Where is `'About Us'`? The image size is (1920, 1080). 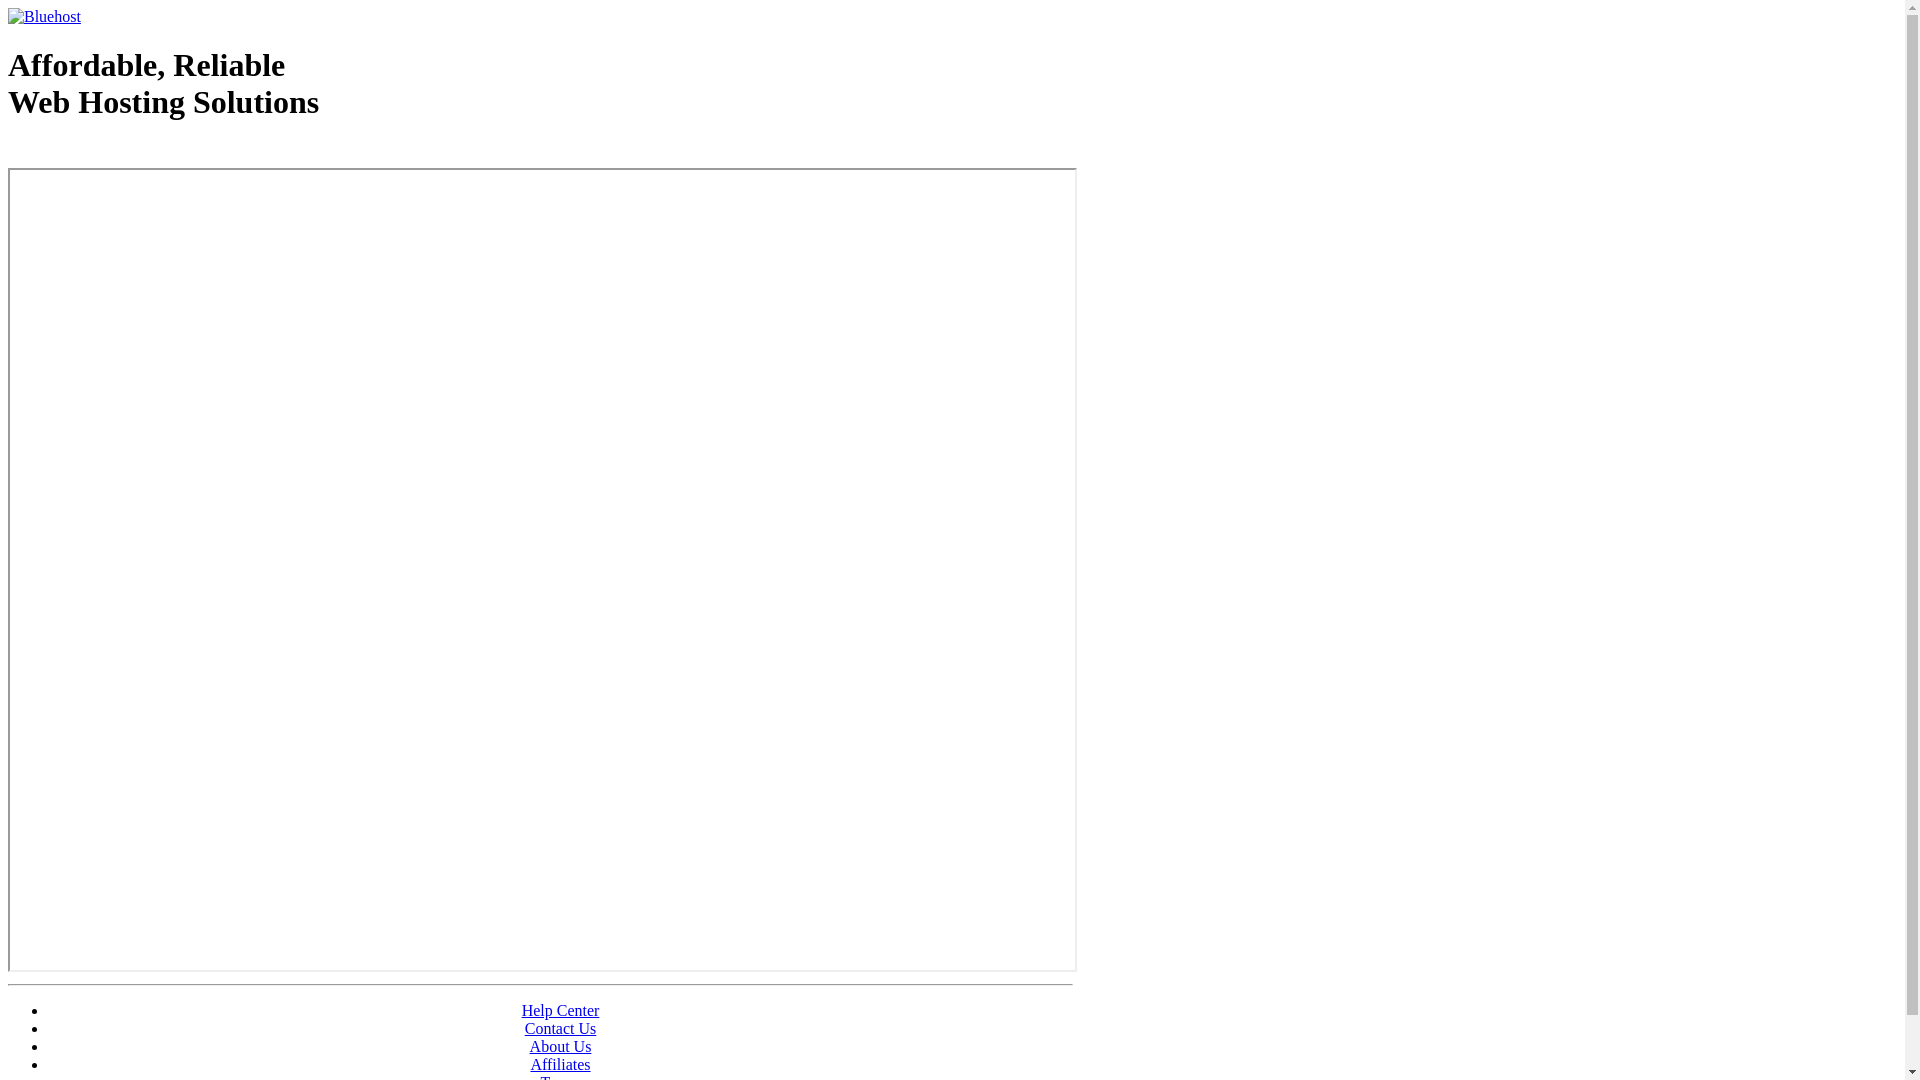
'About Us' is located at coordinates (560, 1045).